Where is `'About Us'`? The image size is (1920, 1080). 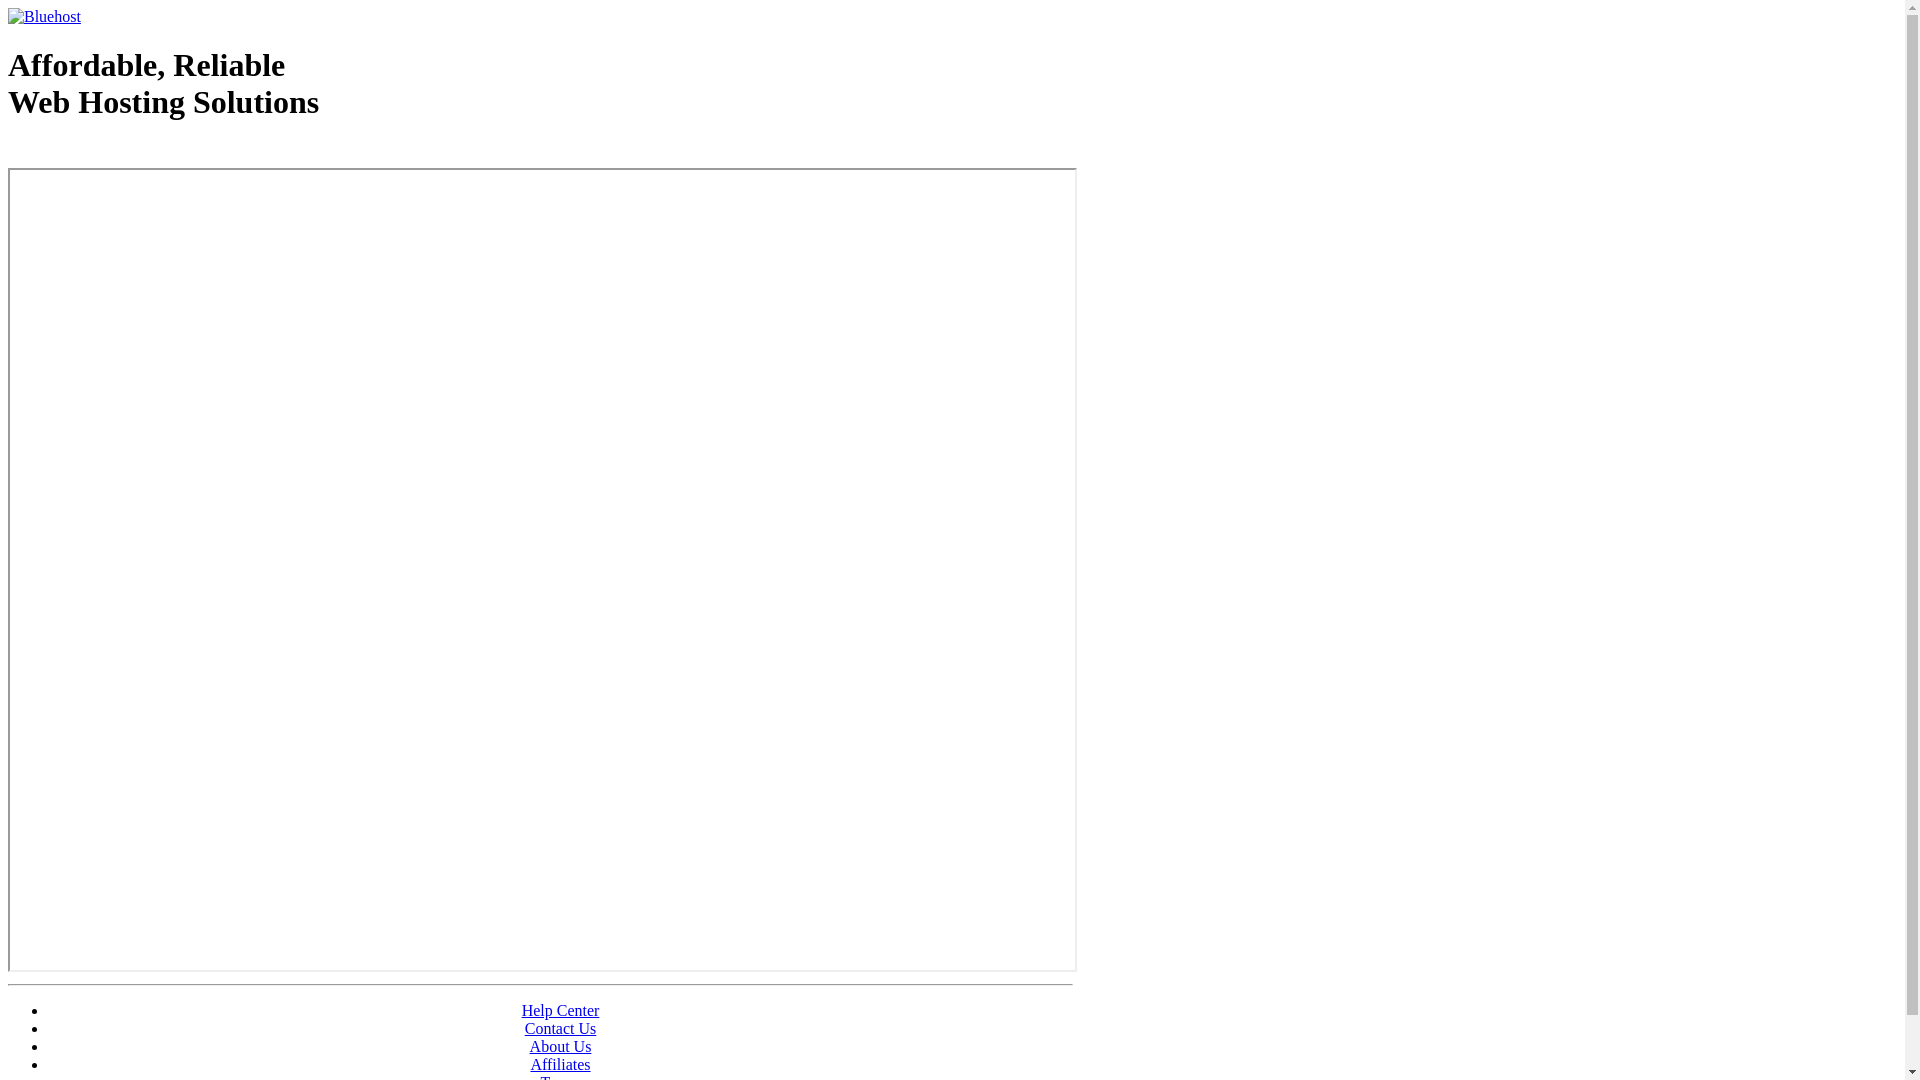
'About Us' is located at coordinates (560, 1045).